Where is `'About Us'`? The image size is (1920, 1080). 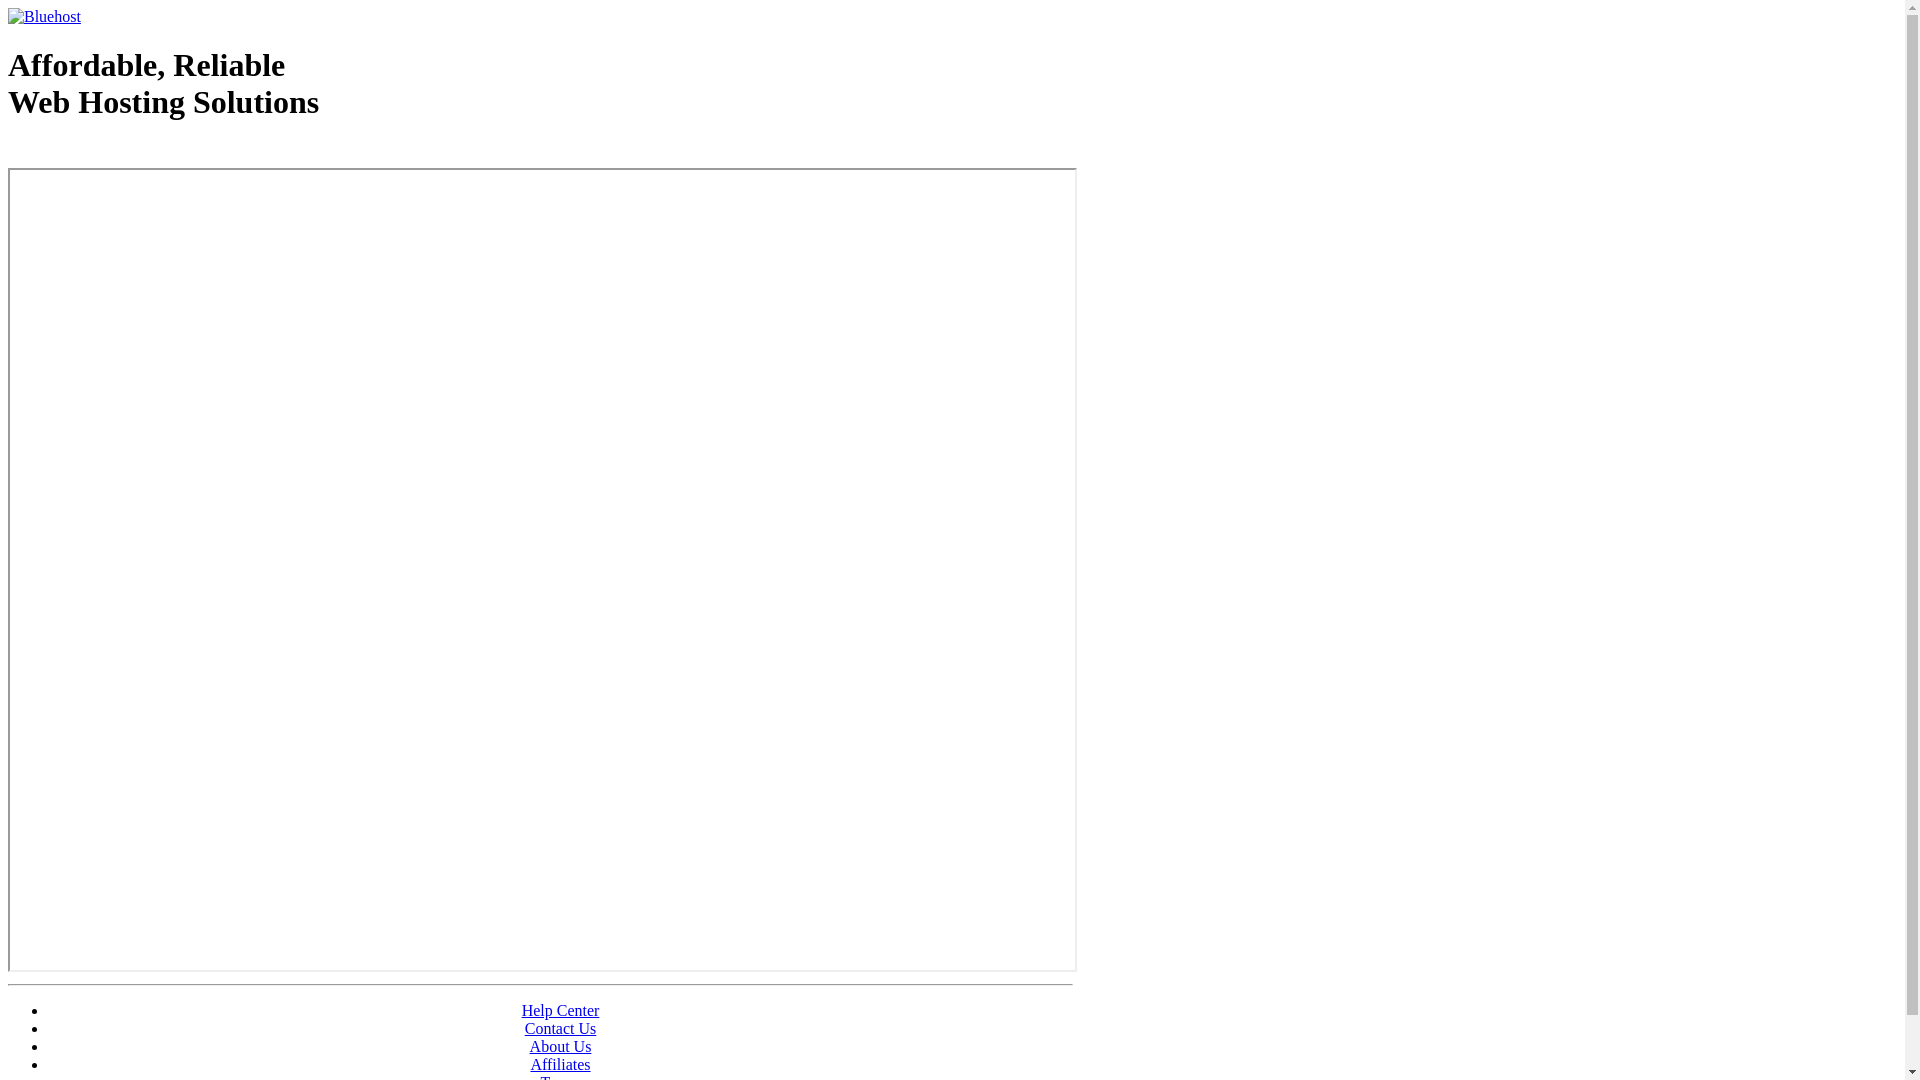
'About Us' is located at coordinates (560, 1045).